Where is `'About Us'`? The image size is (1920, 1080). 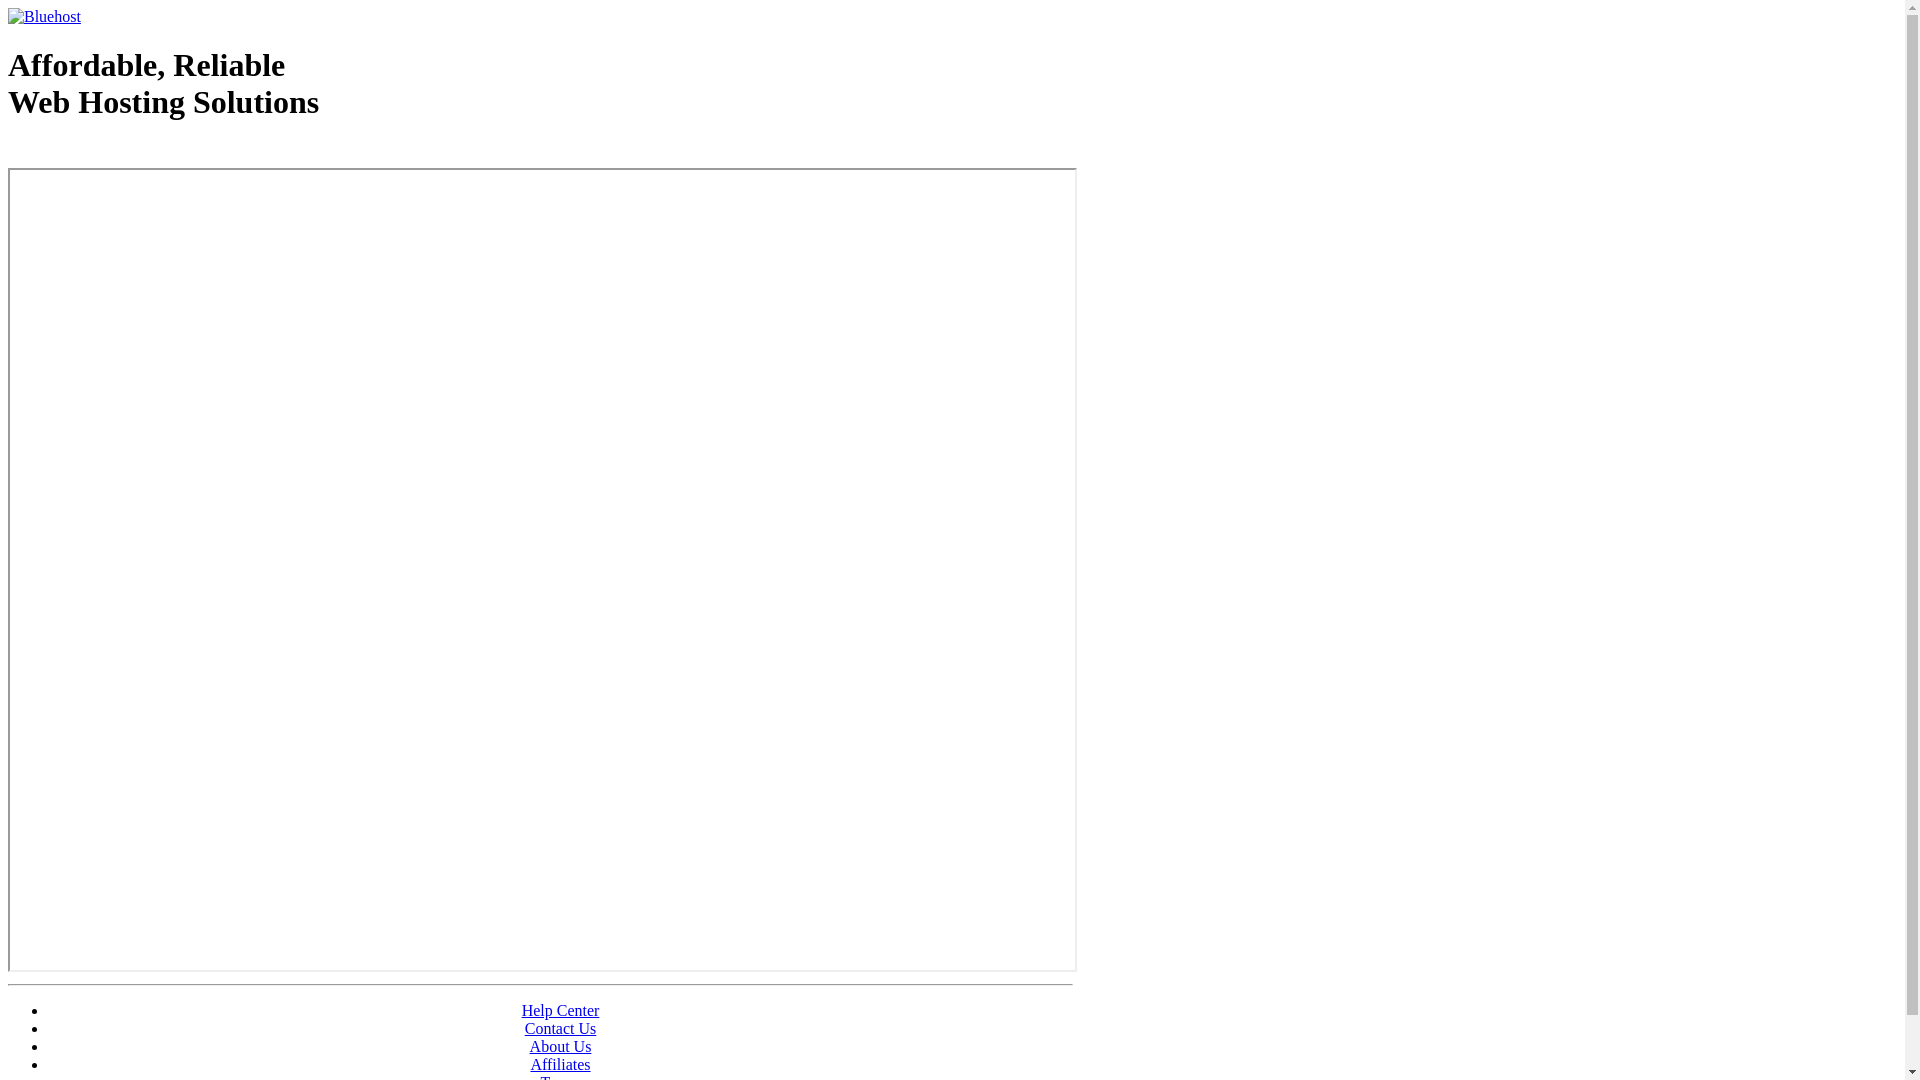
'About Us' is located at coordinates (560, 1045).